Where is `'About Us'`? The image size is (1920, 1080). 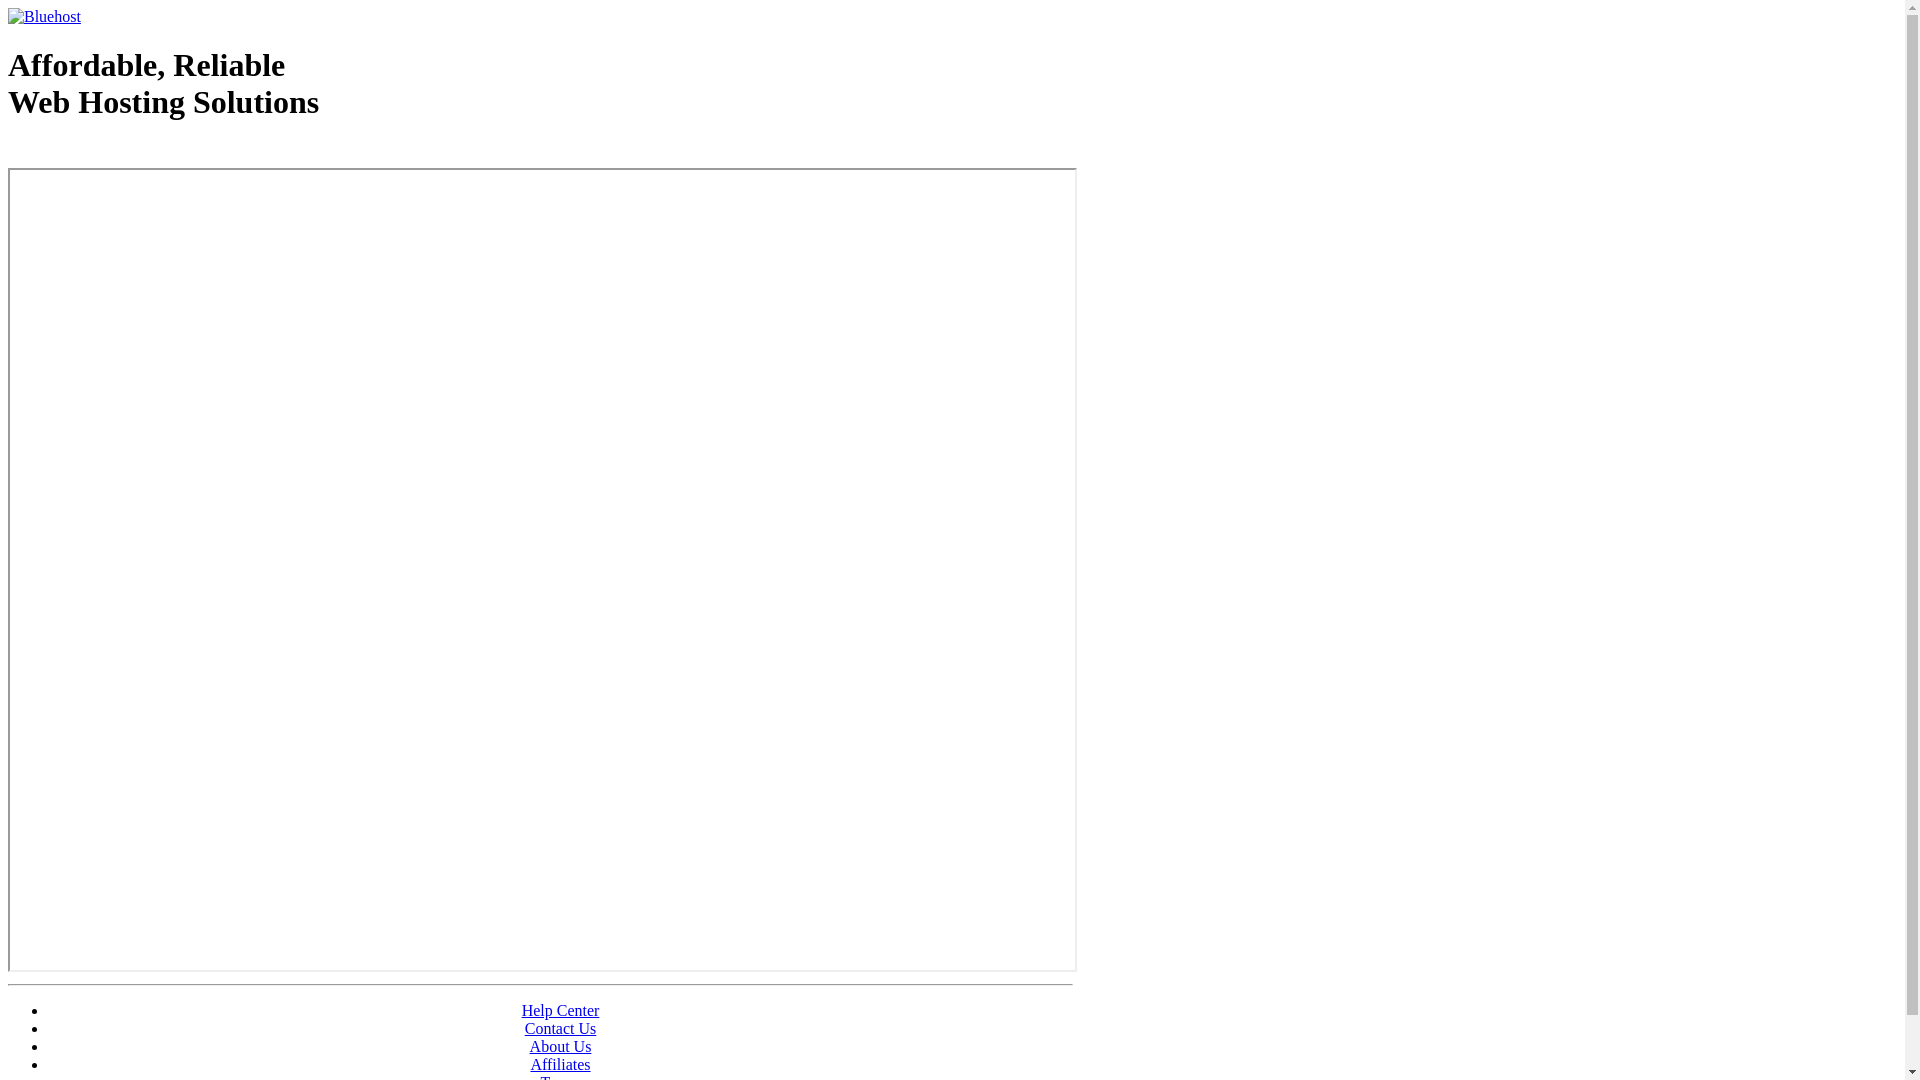
'About Us' is located at coordinates (560, 1045).